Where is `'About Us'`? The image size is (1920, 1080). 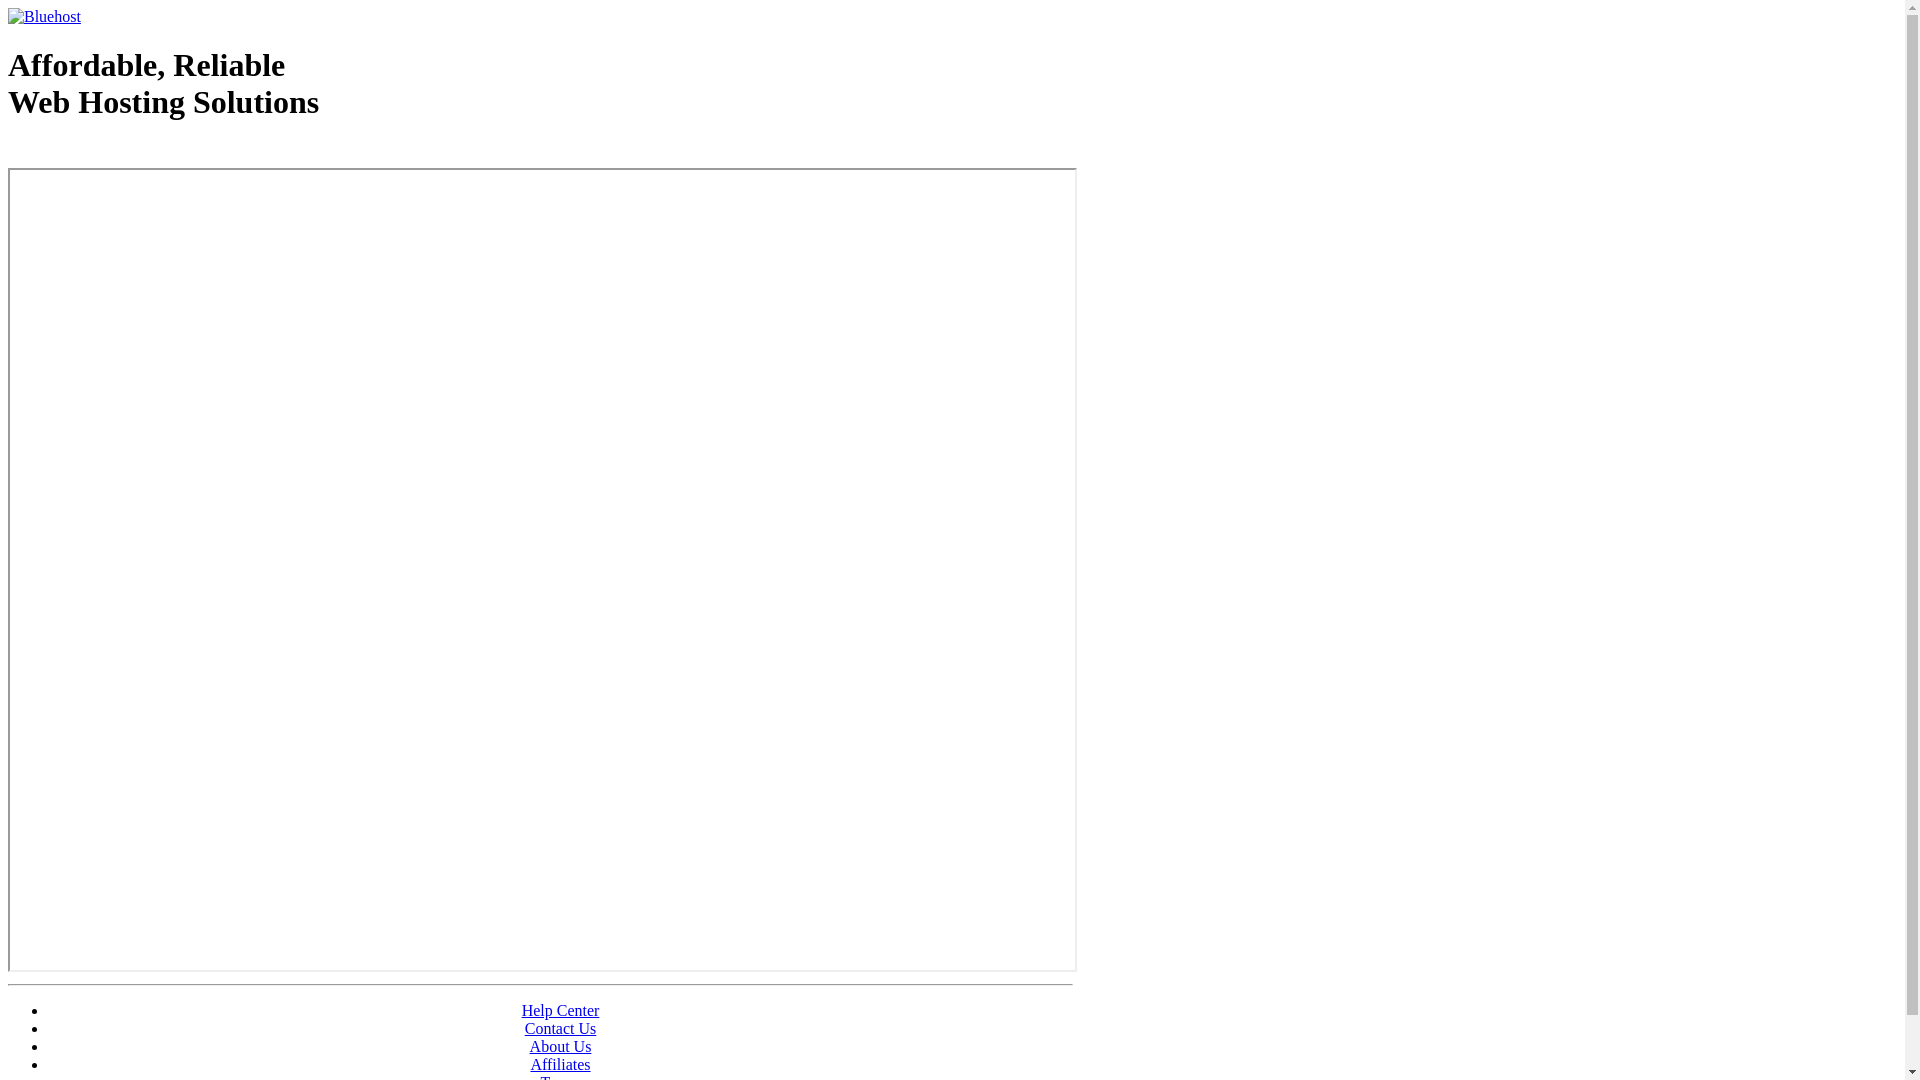
'About Us' is located at coordinates (560, 1045).